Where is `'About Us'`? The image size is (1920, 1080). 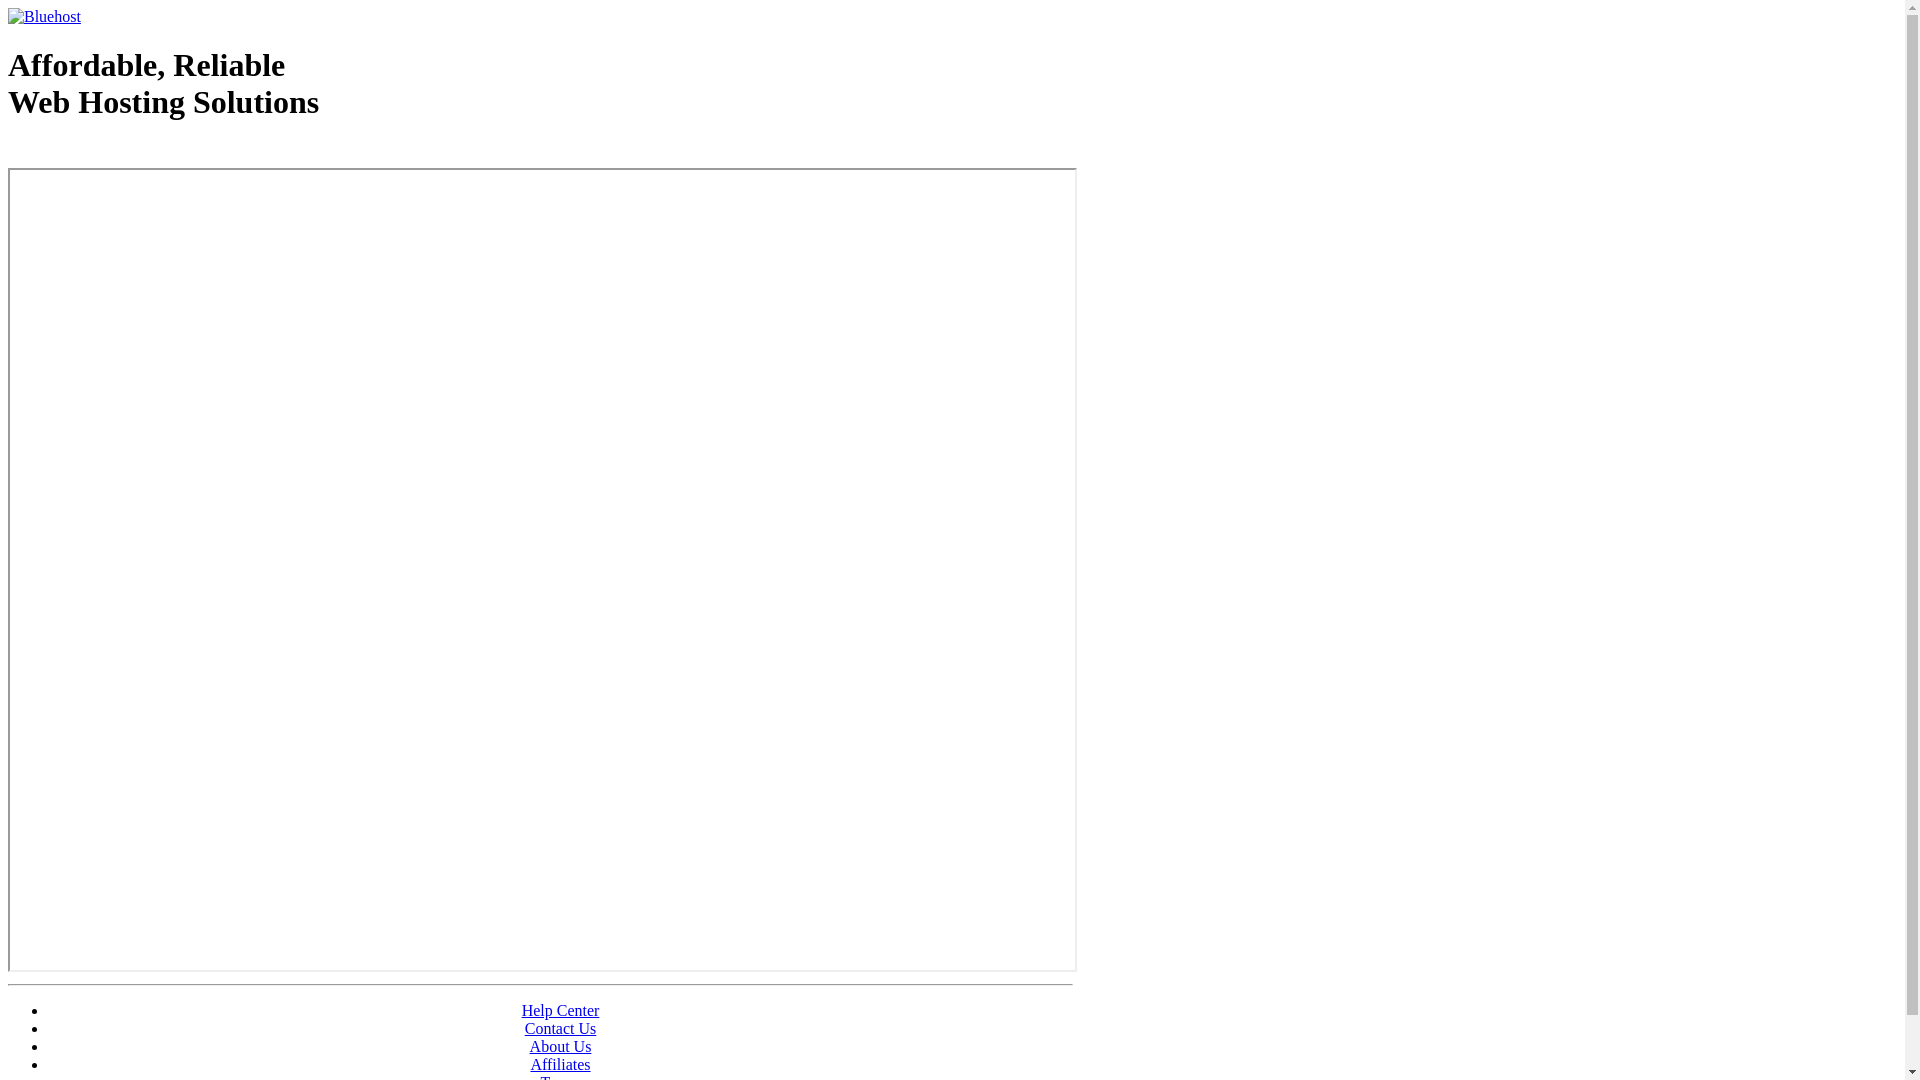
'About Us' is located at coordinates (560, 1045).